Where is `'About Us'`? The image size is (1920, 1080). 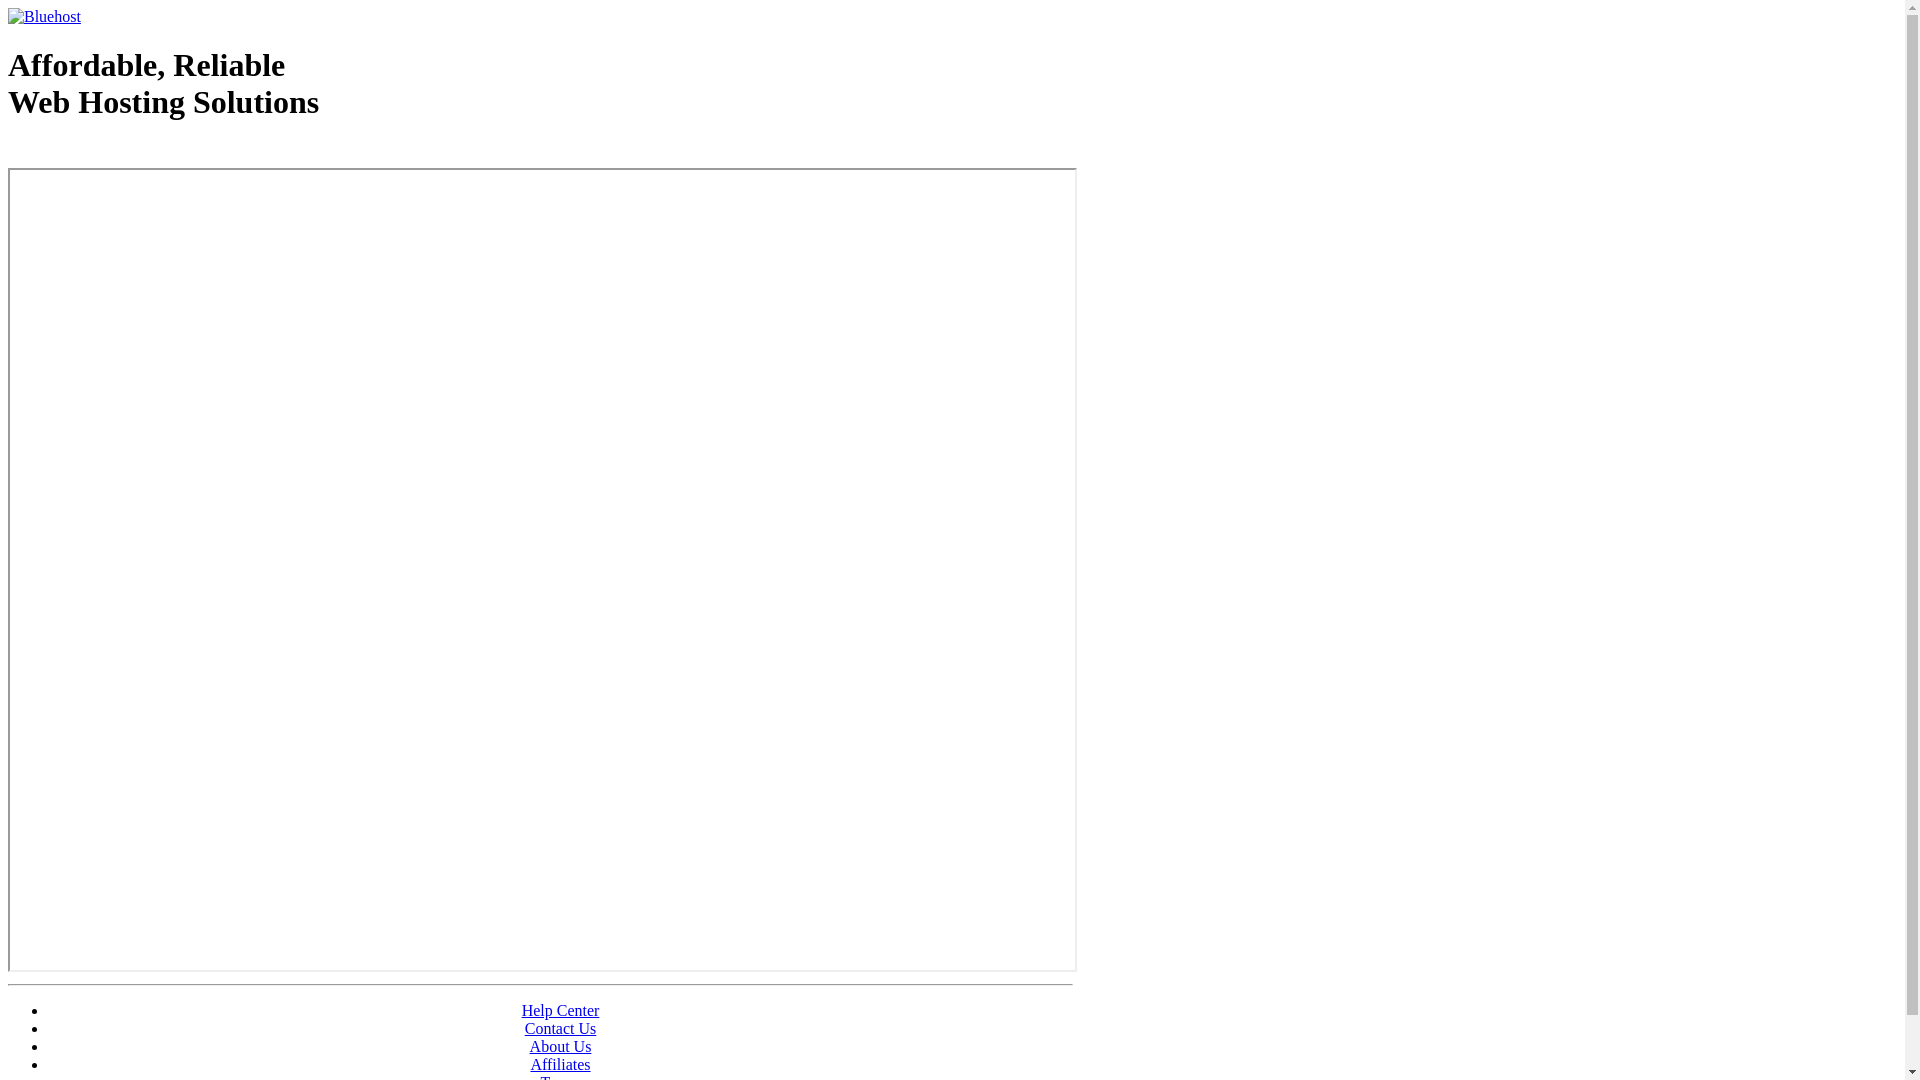
'About Us' is located at coordinates (560, 1045).